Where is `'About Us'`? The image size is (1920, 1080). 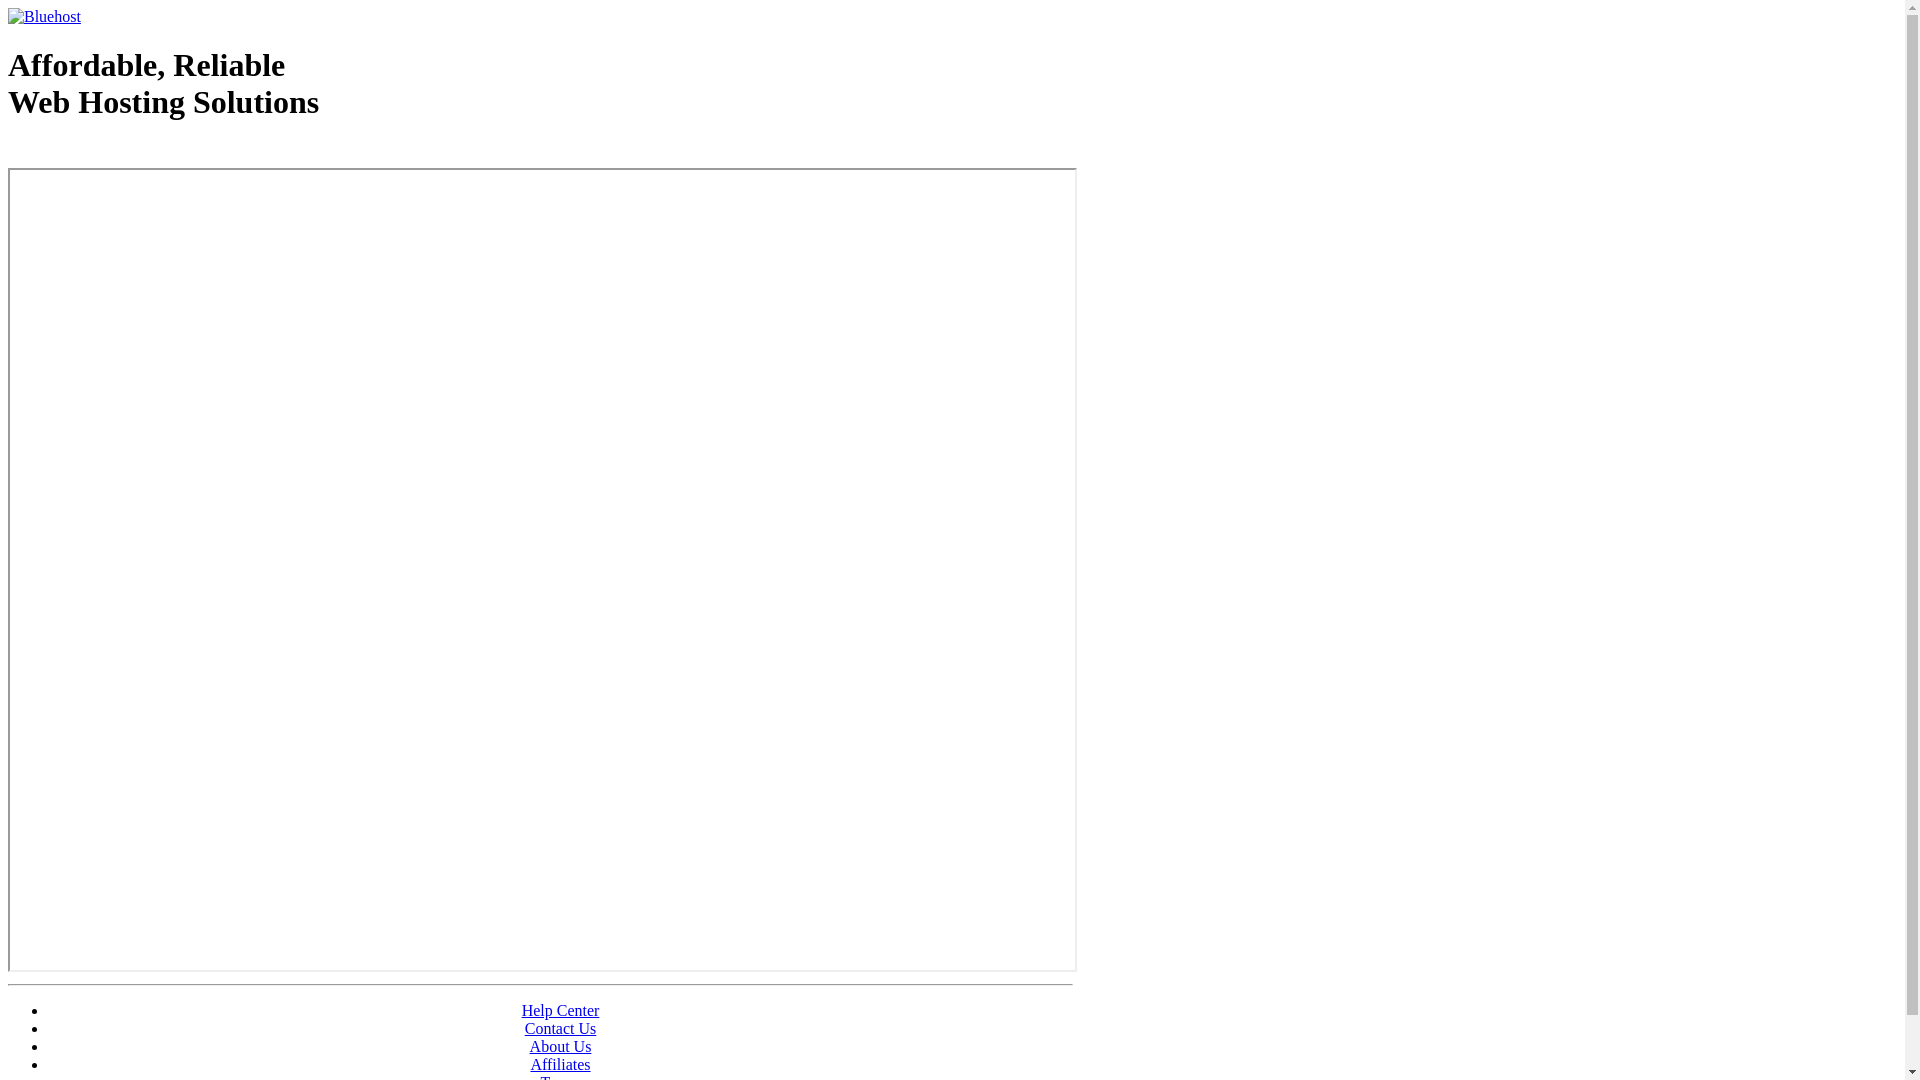
'About Us' is located at coordinates (560, 1045).